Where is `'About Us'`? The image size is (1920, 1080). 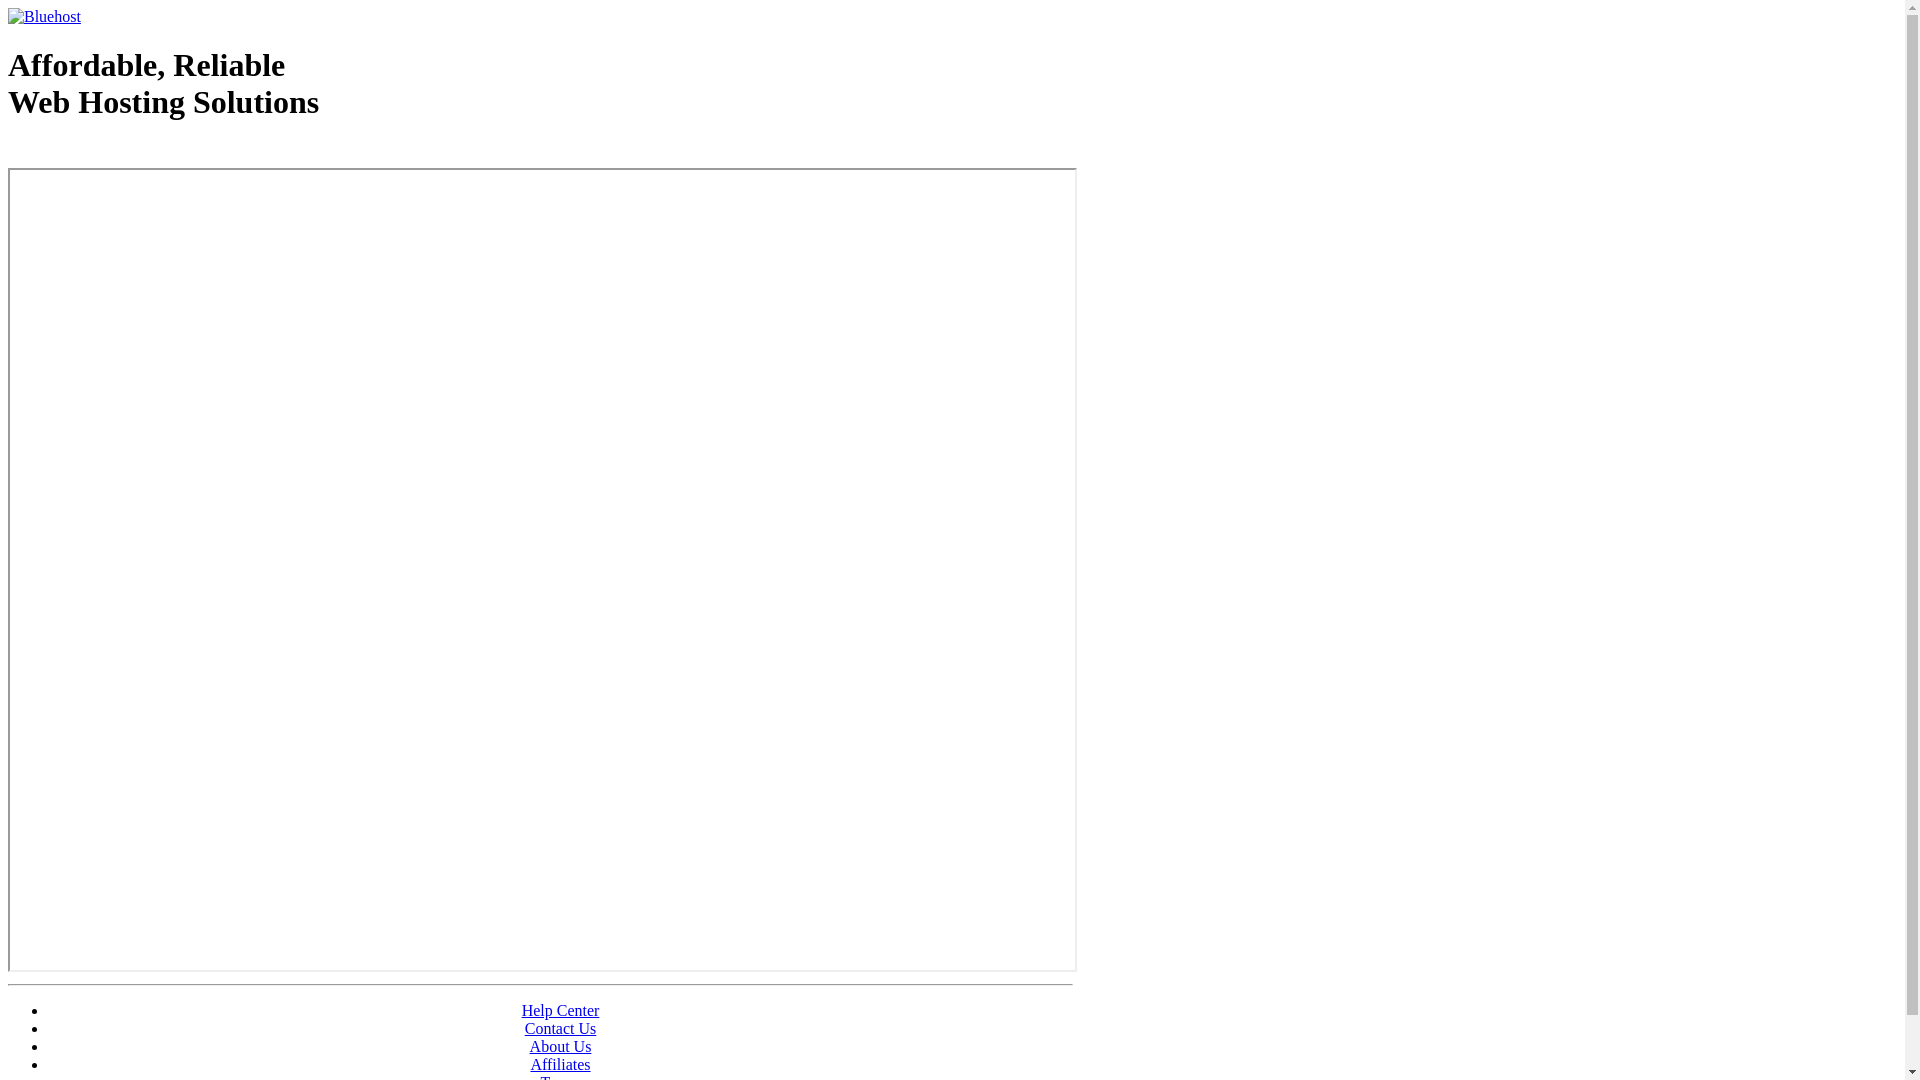
'About Us' is located at coordinates (560, 1045).